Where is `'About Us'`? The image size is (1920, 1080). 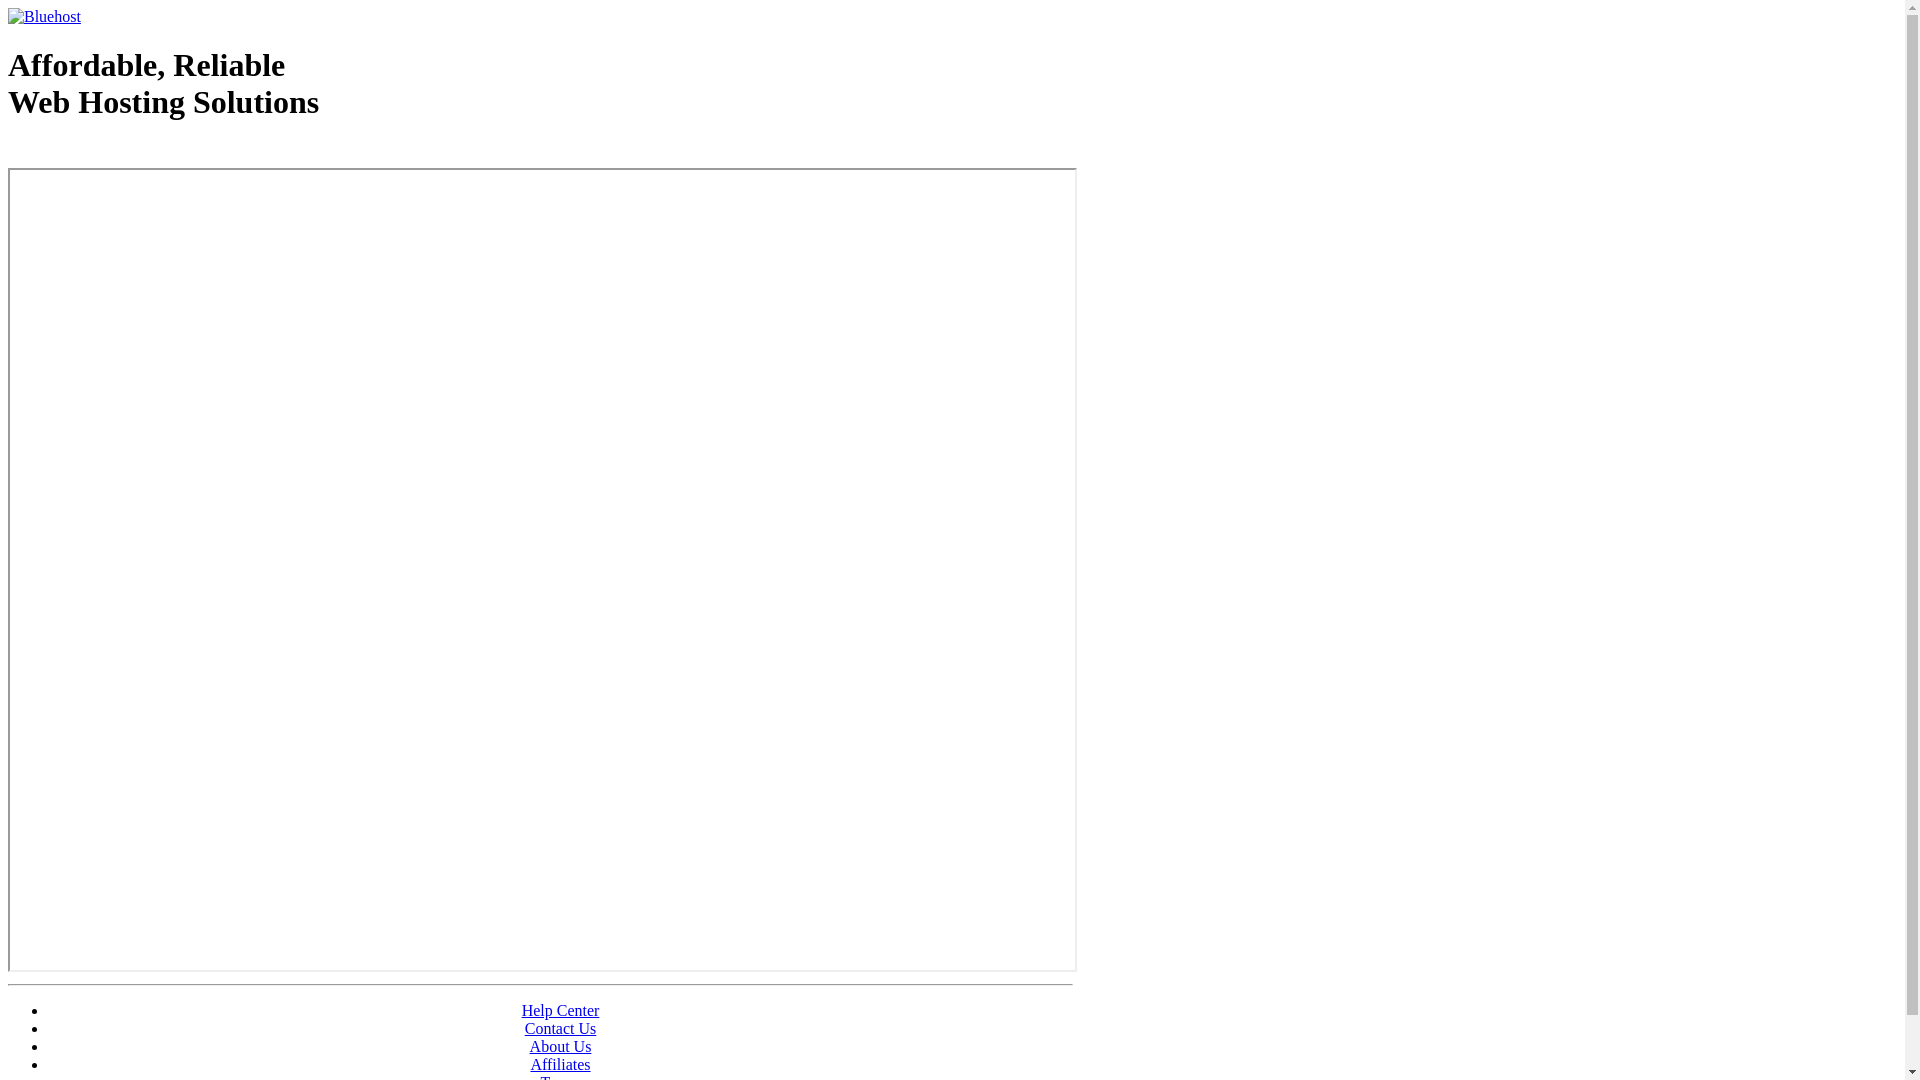
'About Us' is located at coordinates (560, 1045).